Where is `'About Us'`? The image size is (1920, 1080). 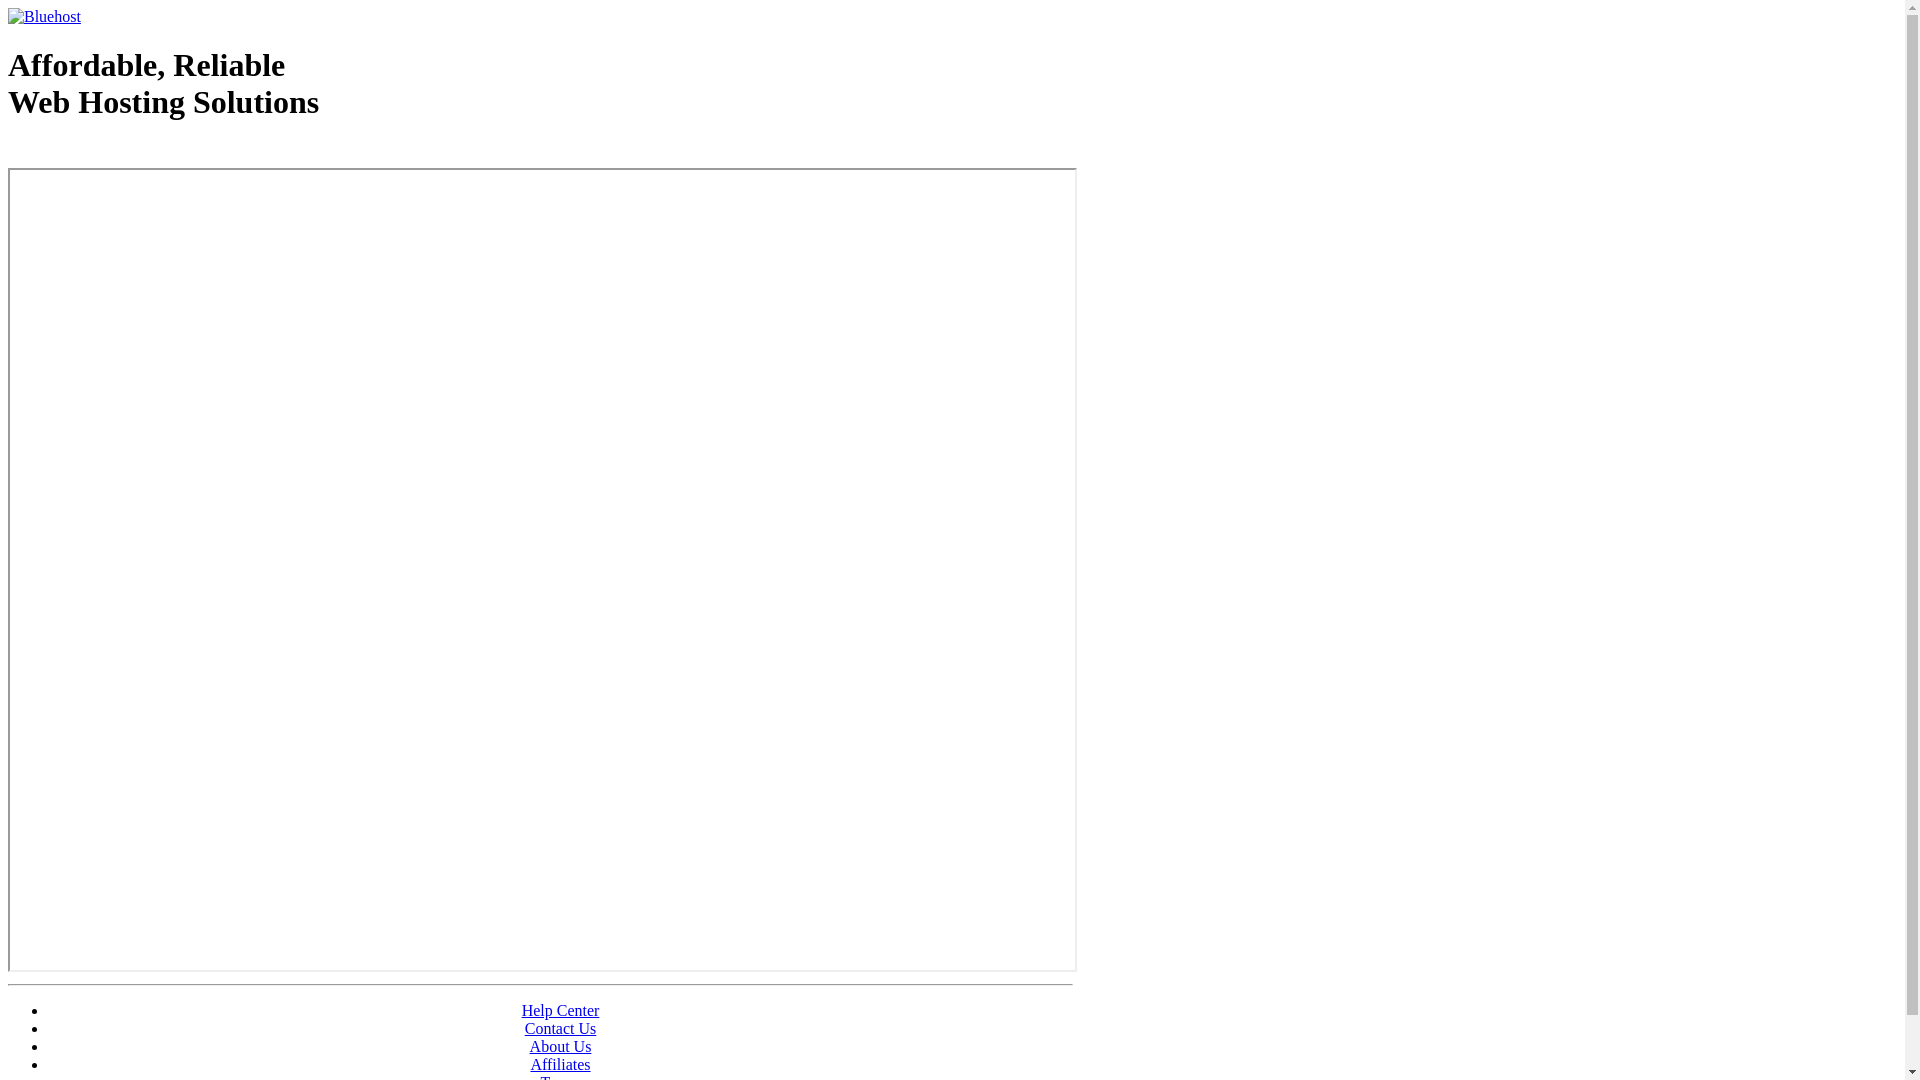
'About Us' is located at coordinates (560, 1045).